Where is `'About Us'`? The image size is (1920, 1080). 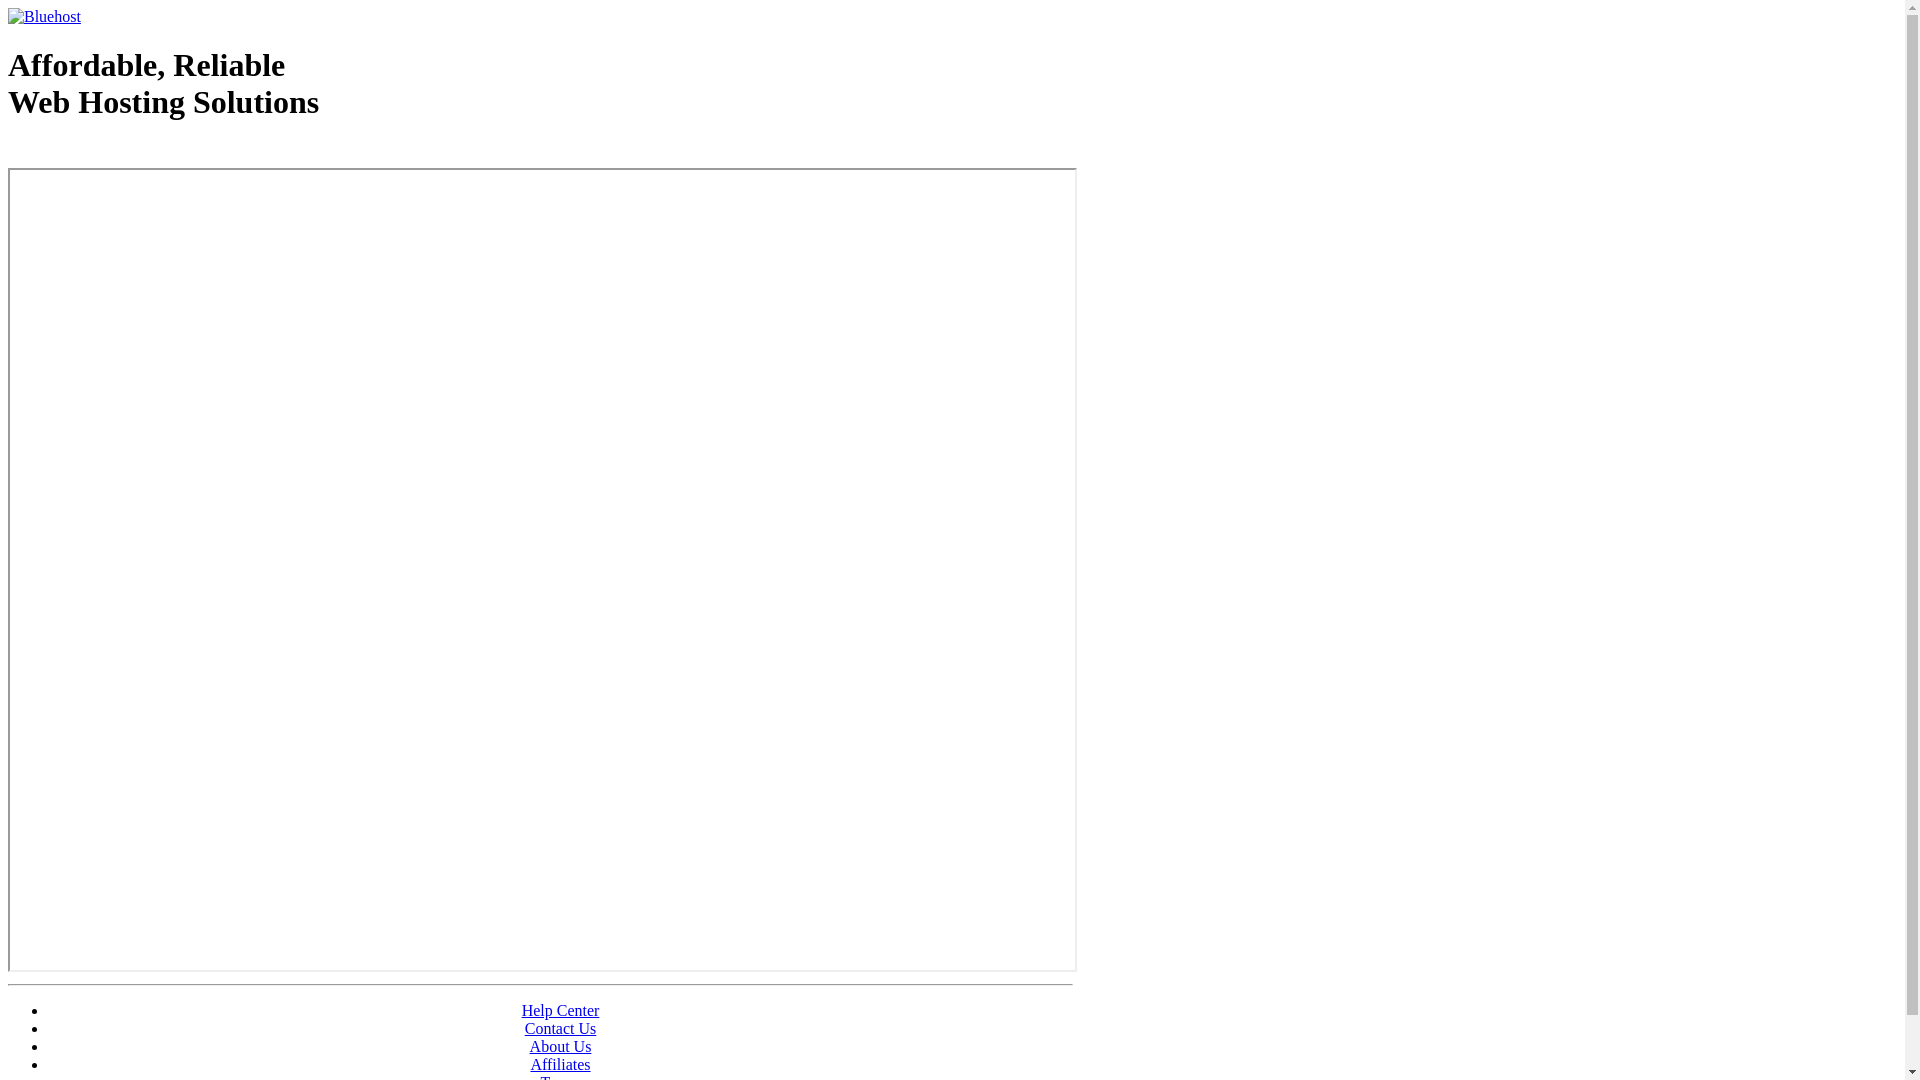
'About Us' is located at coordinates (560, 1045).